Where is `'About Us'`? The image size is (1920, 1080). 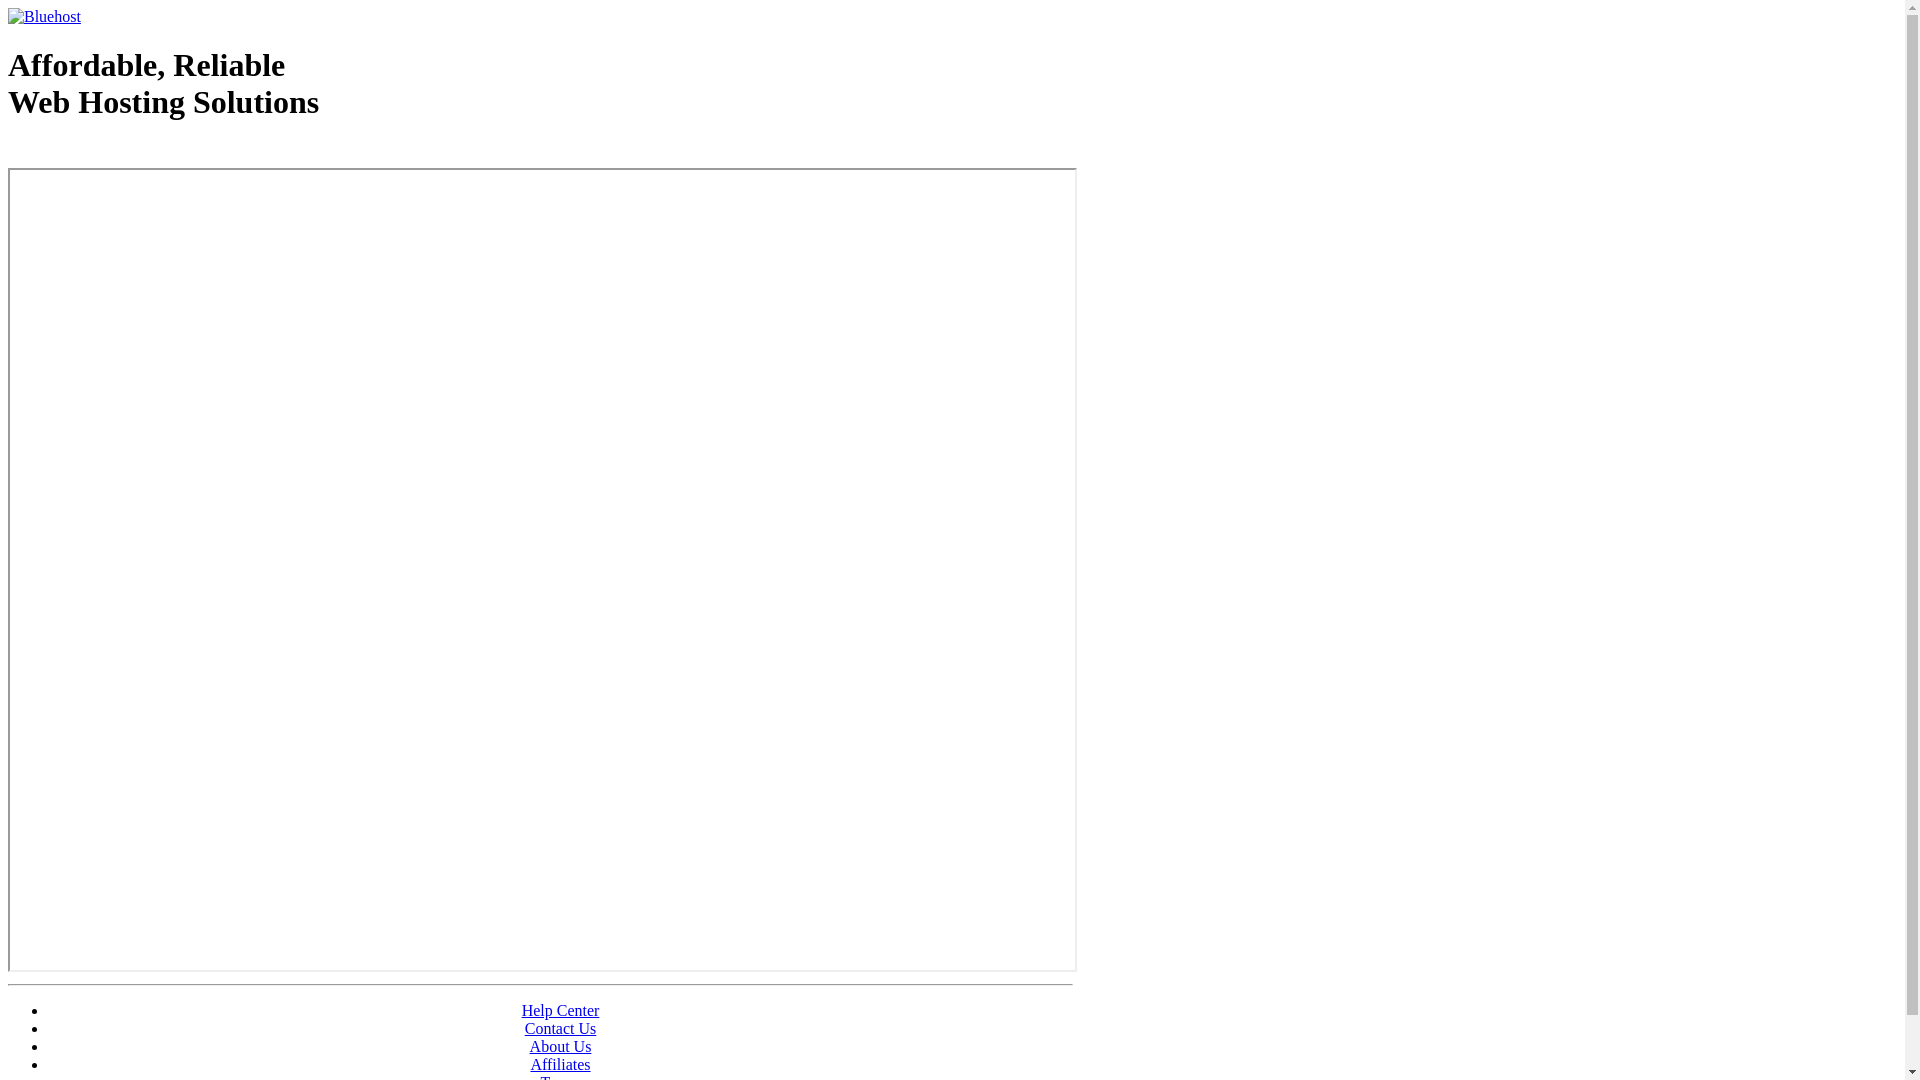
'About Us' is located at coordinates (560, 1045).